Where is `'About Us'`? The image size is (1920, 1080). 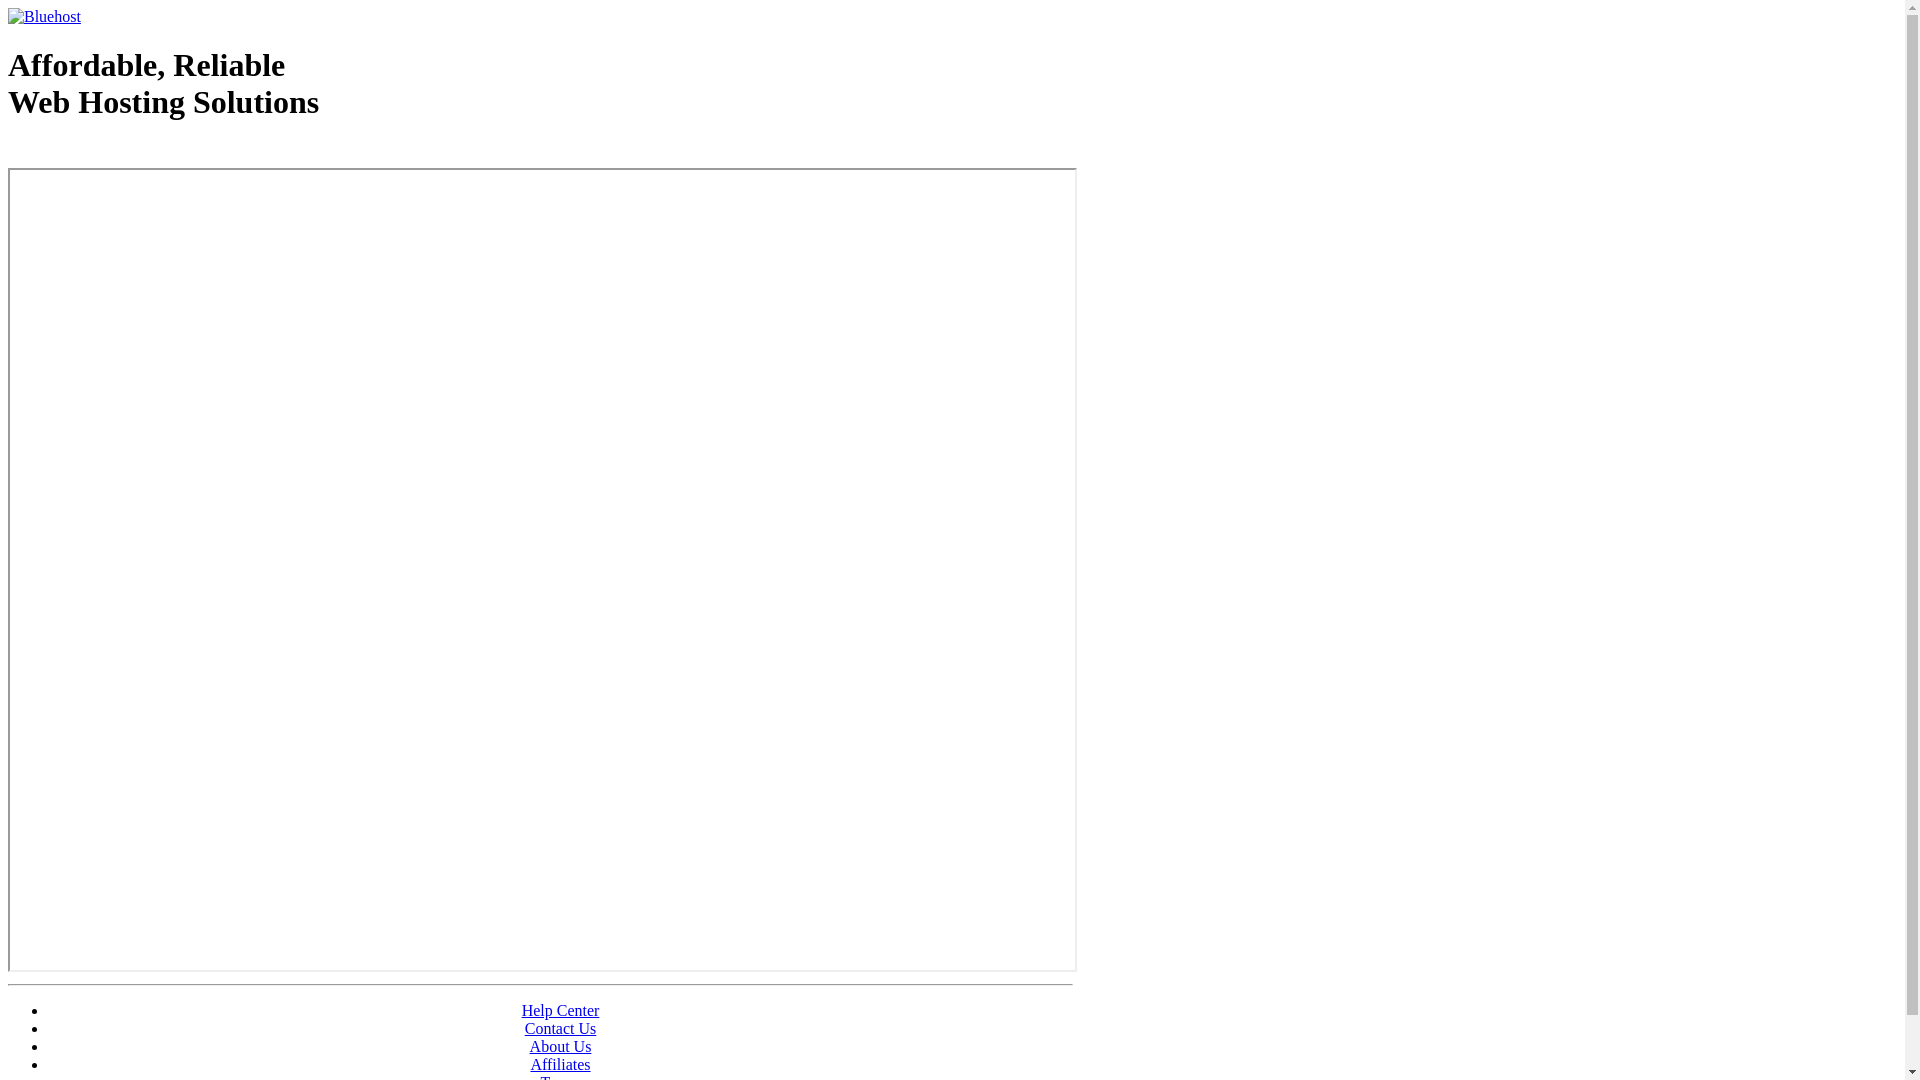
'About Us' is located at coordinates (560, 1045).